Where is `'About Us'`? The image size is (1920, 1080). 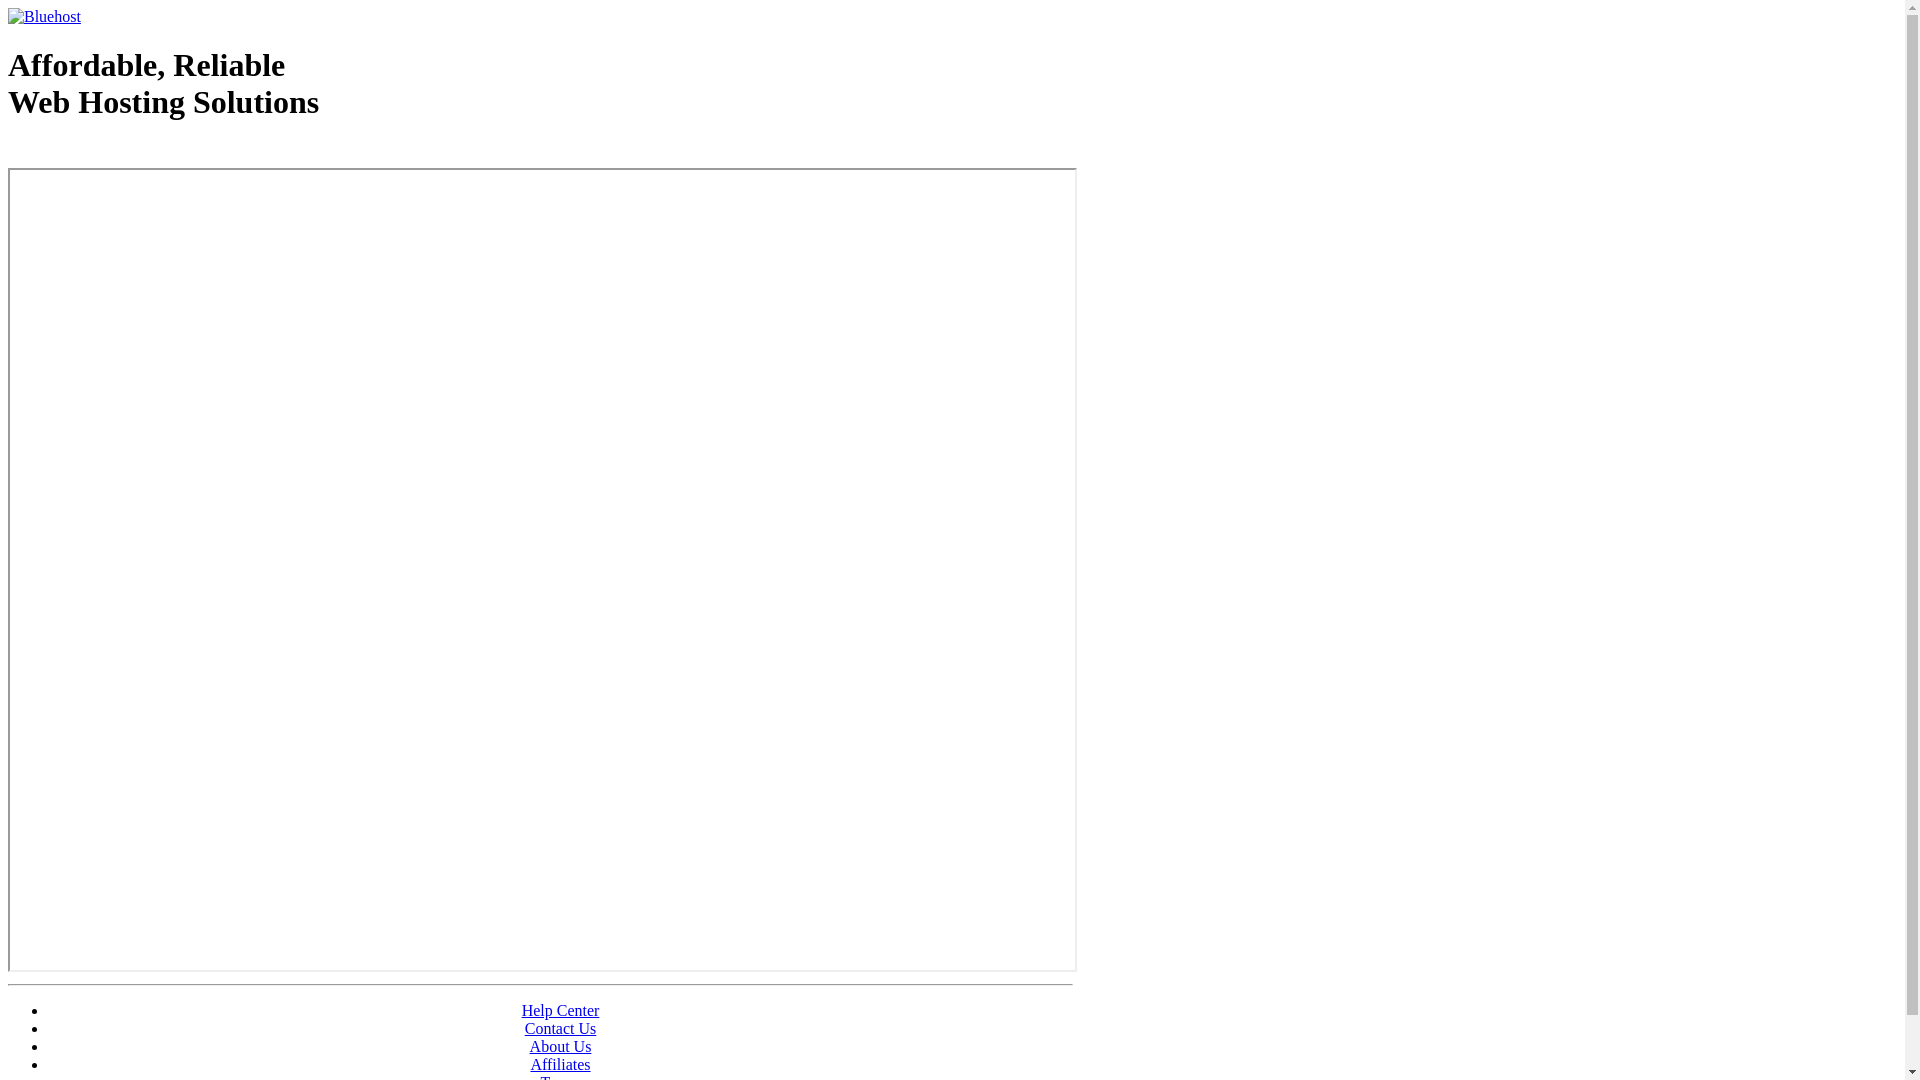
'About Us' is located at coordinates (560, 1045).